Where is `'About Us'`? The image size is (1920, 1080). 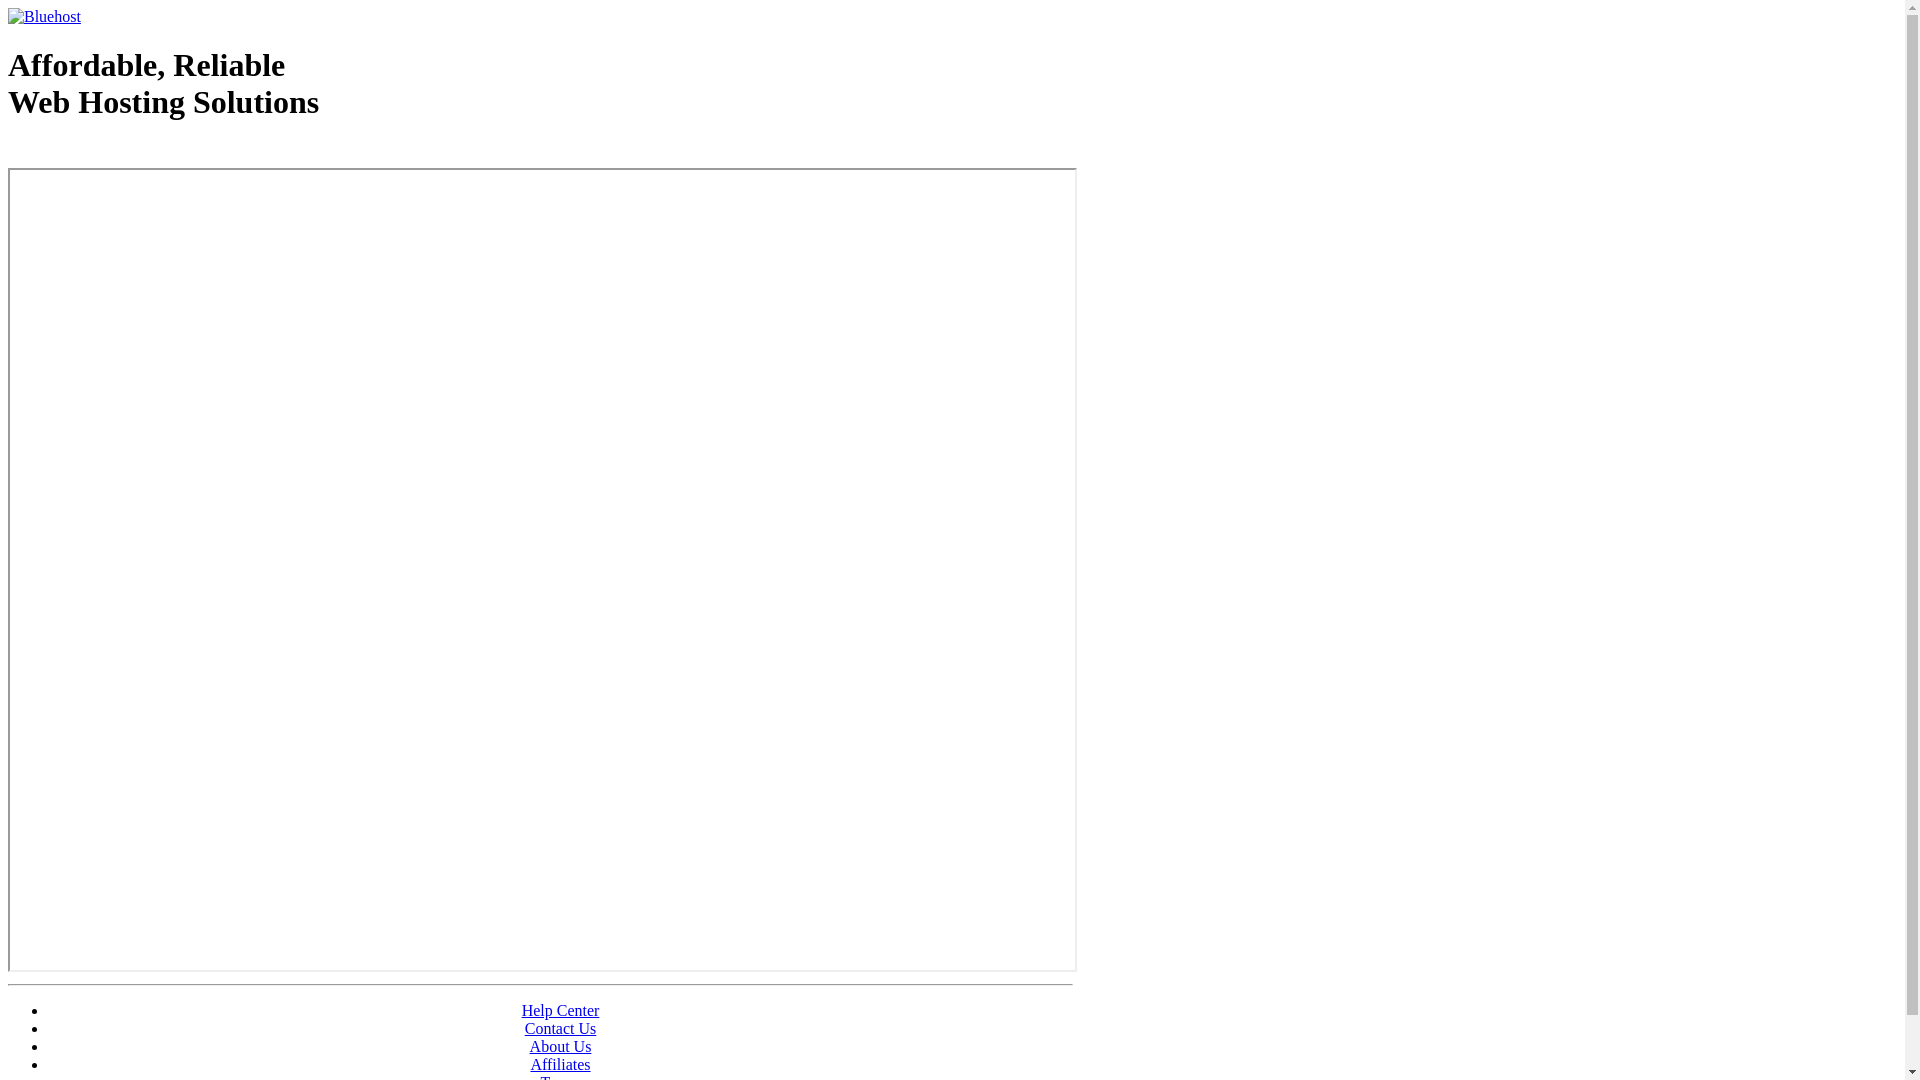
'About Us' is located at coordinates (560, 1045).